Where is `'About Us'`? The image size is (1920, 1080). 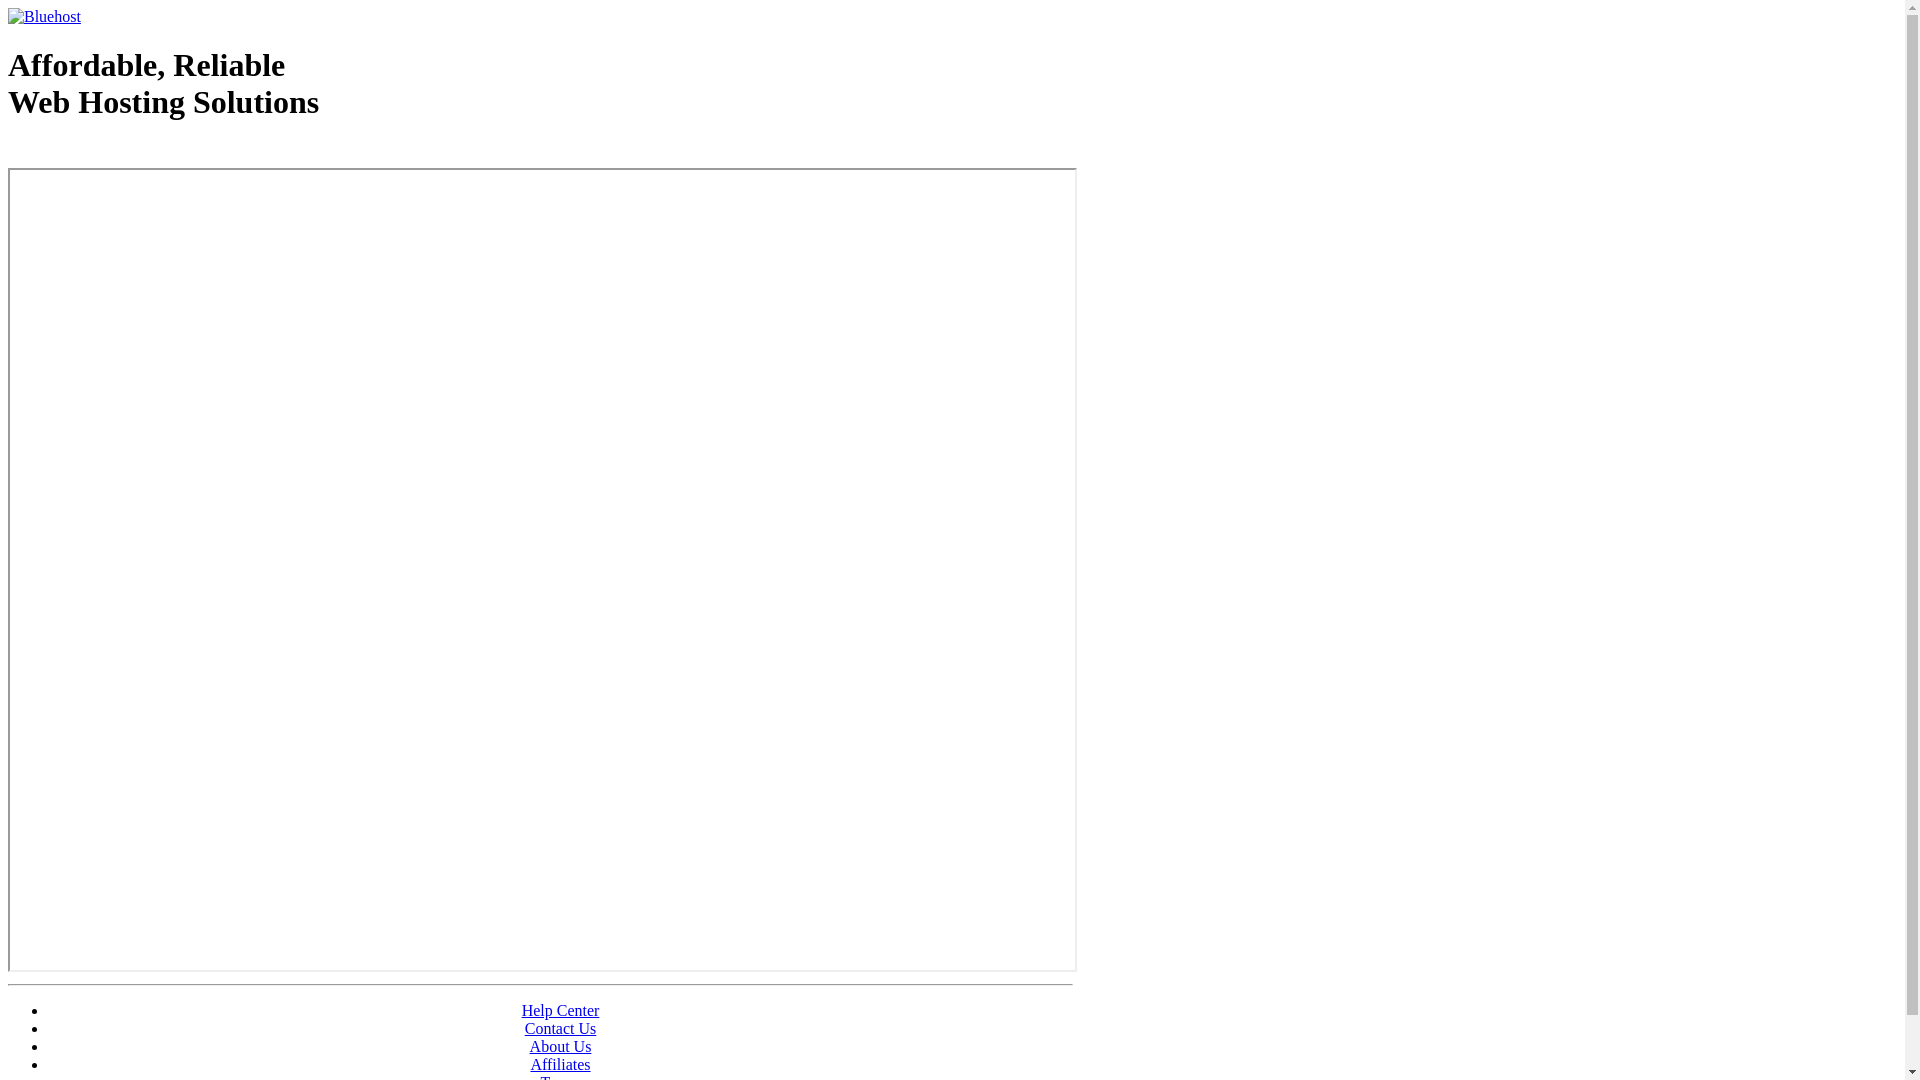
'About Us' is located at coordinates (560, 1045).